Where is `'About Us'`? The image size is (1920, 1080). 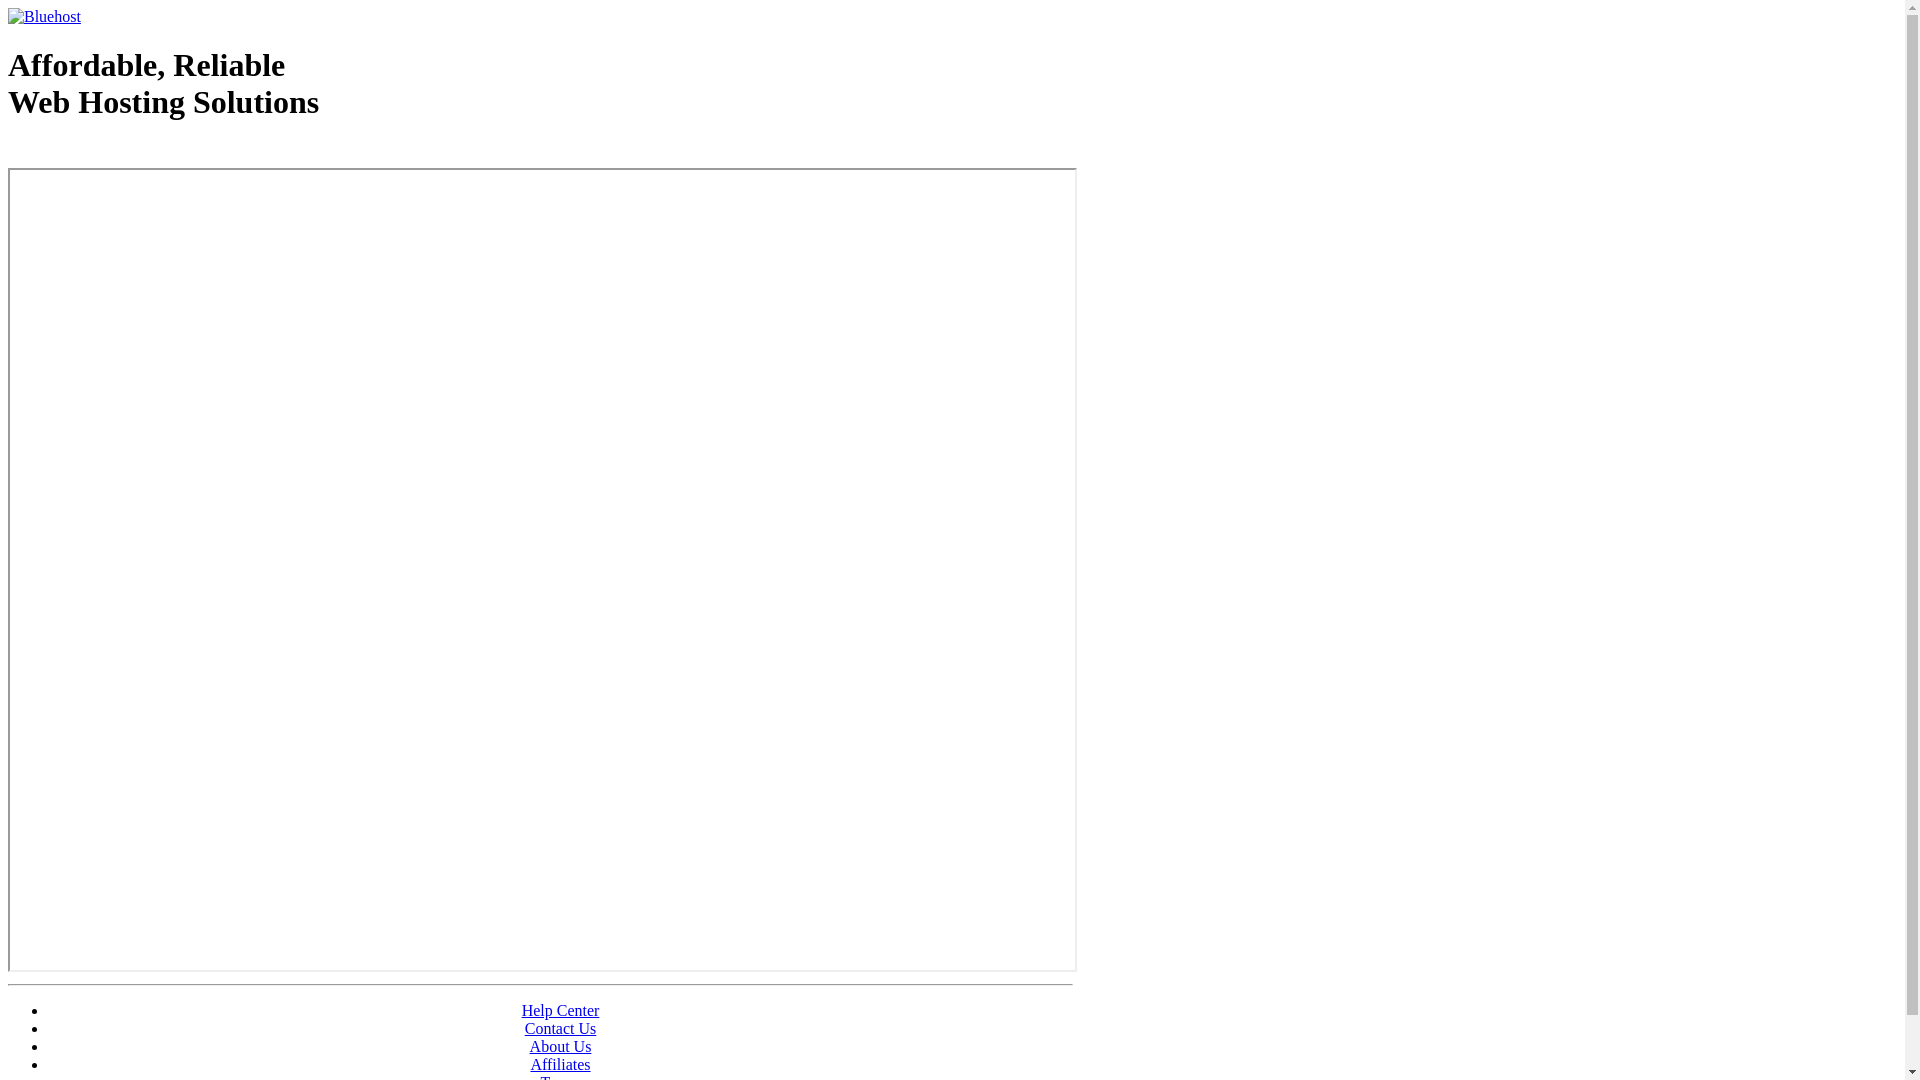
'About Us' is located at coordinates (560, 1045).